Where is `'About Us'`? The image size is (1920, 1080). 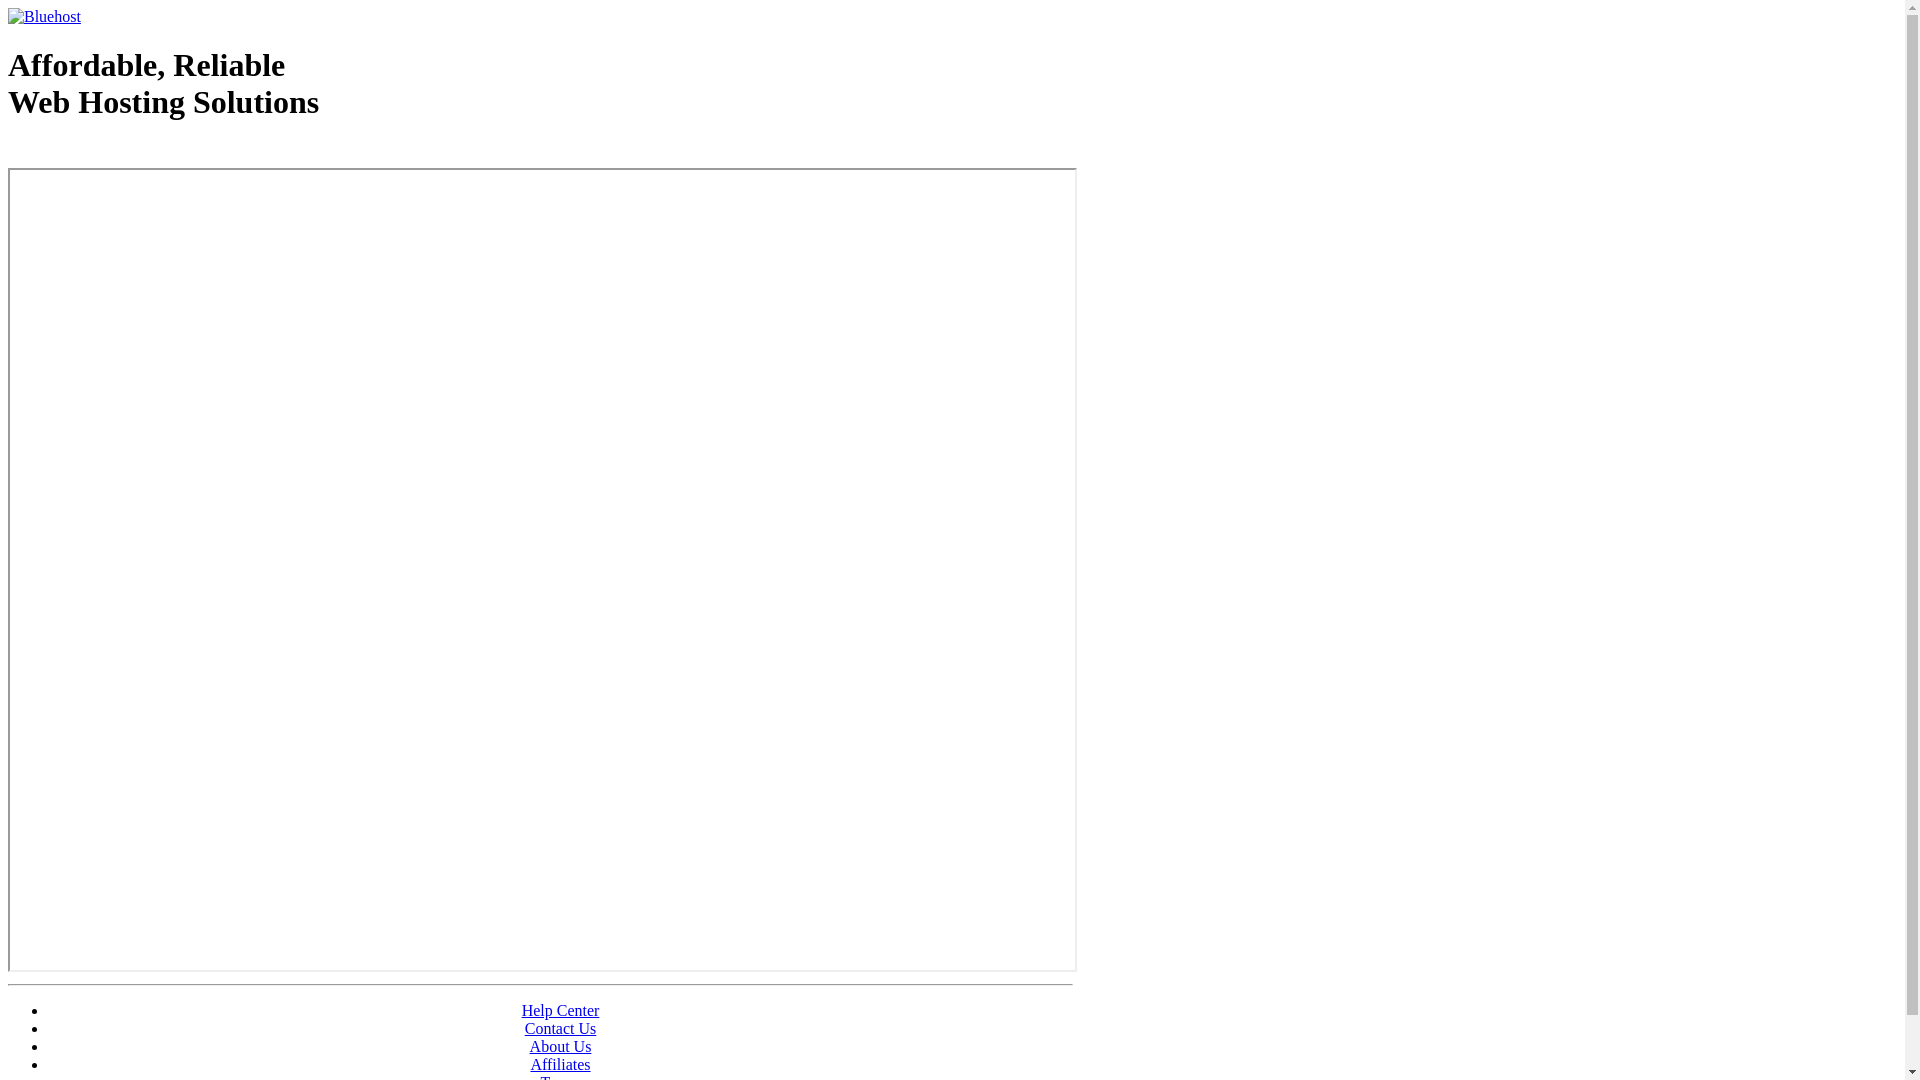
'About Us' is located at coordinates (560, 1045).